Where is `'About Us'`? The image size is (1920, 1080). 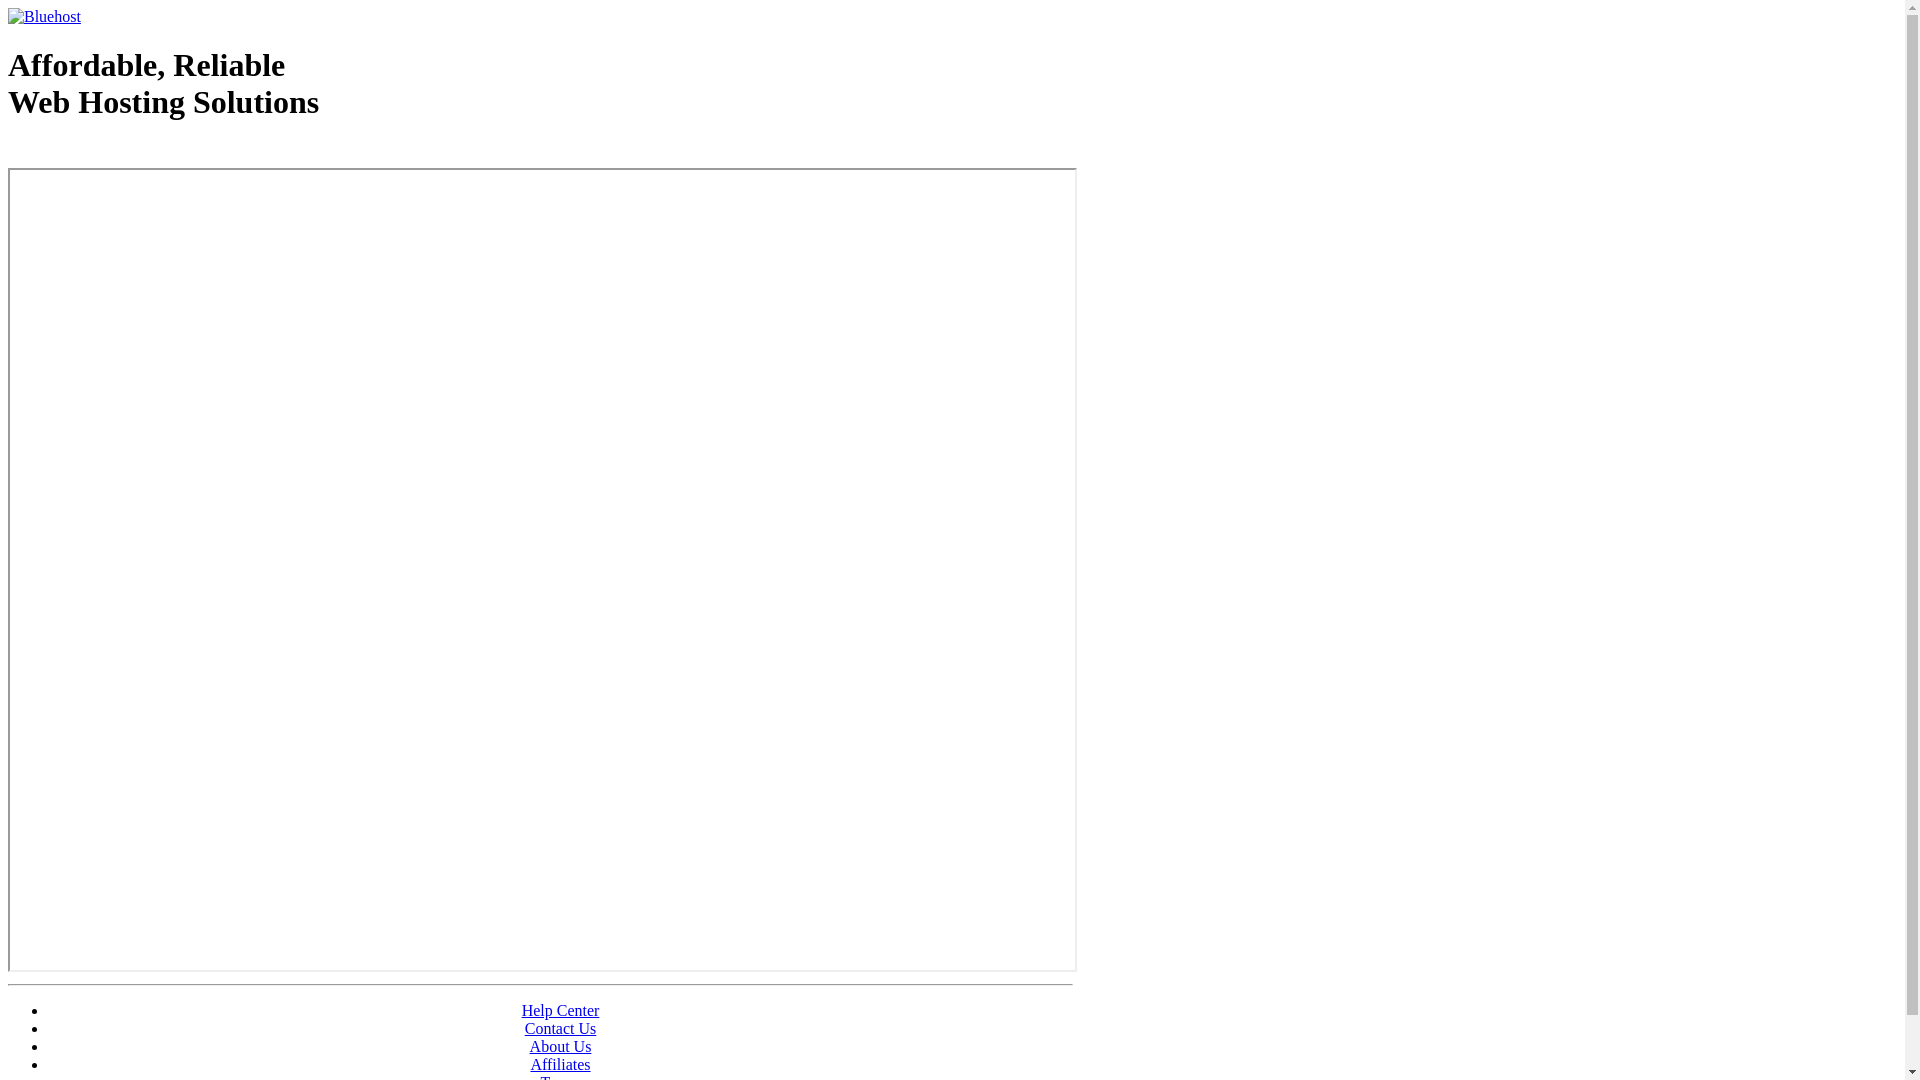
'About Us' is located at coordinates (560, 1045).